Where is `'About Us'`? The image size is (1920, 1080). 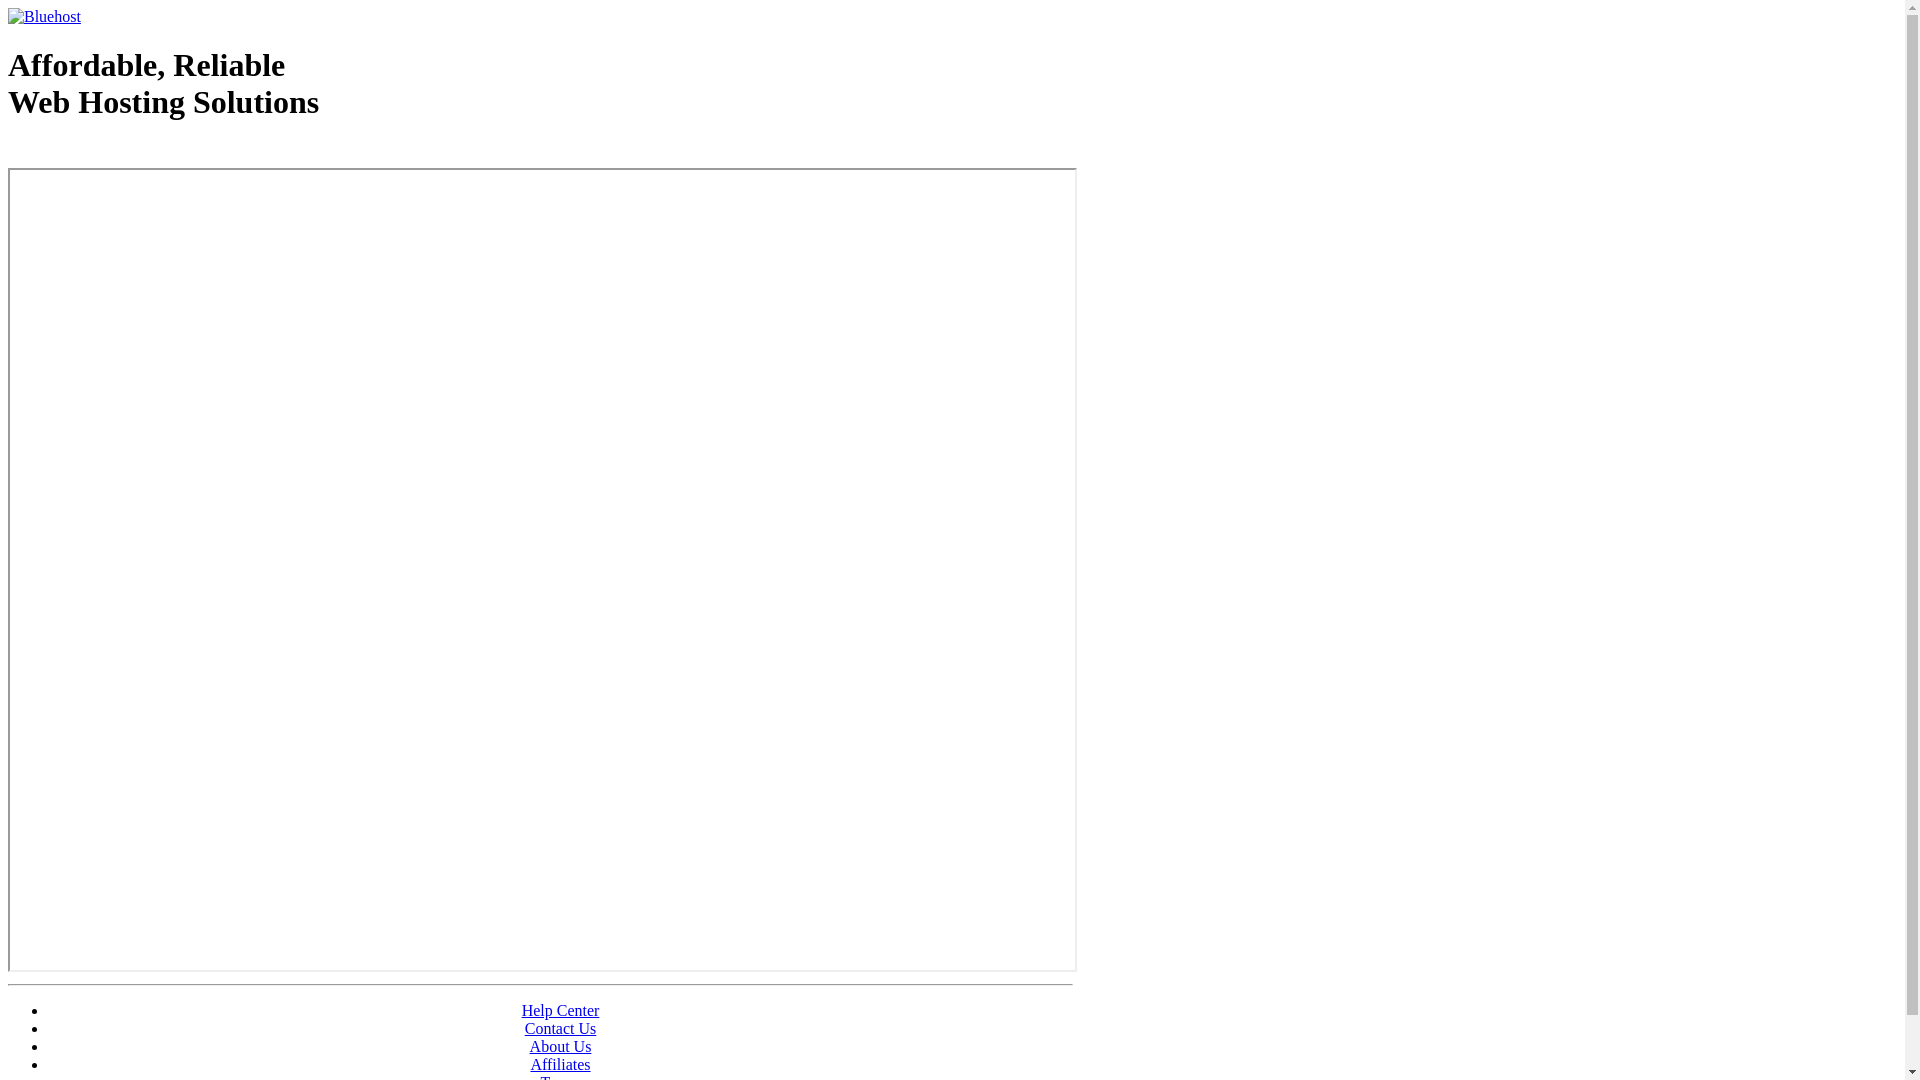
'About Us' is located at coordinates (560, 1045).